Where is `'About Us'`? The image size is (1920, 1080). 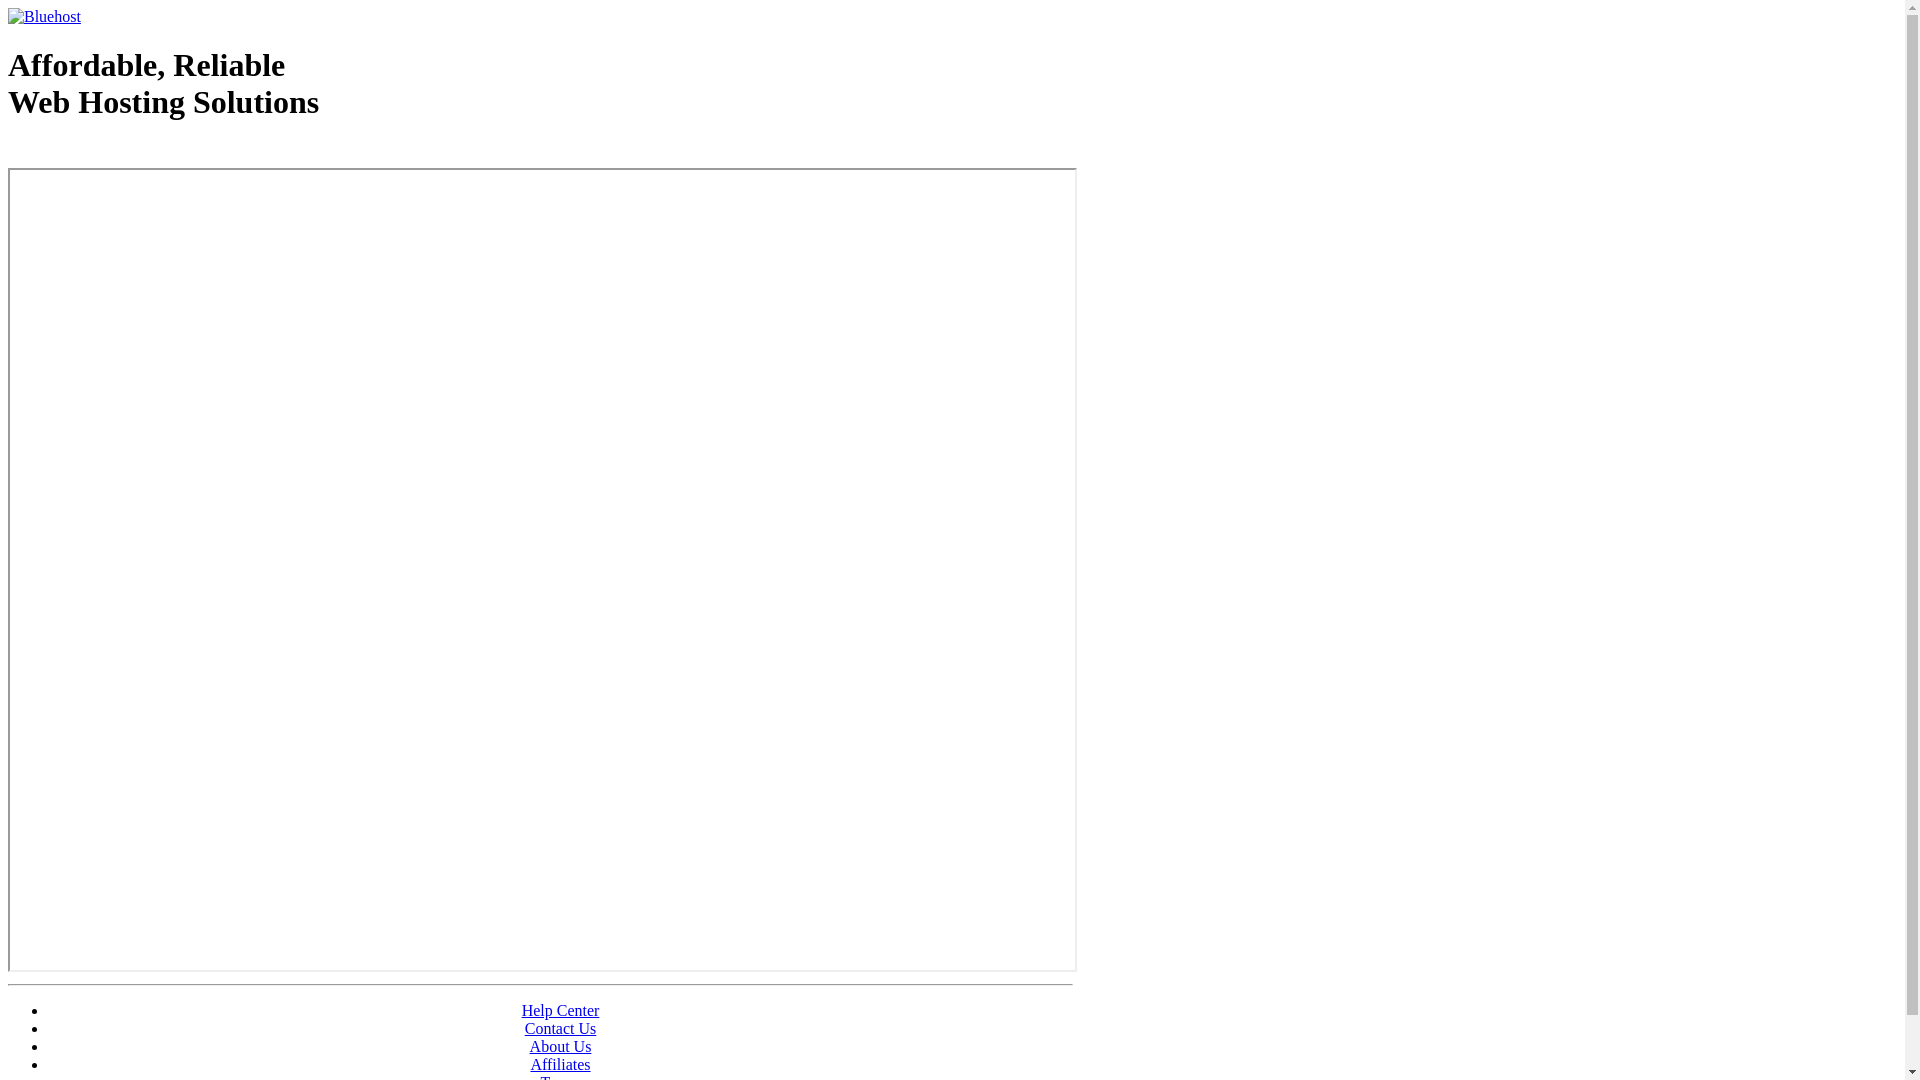
'About Us' is located at coordinates (560, 1045).